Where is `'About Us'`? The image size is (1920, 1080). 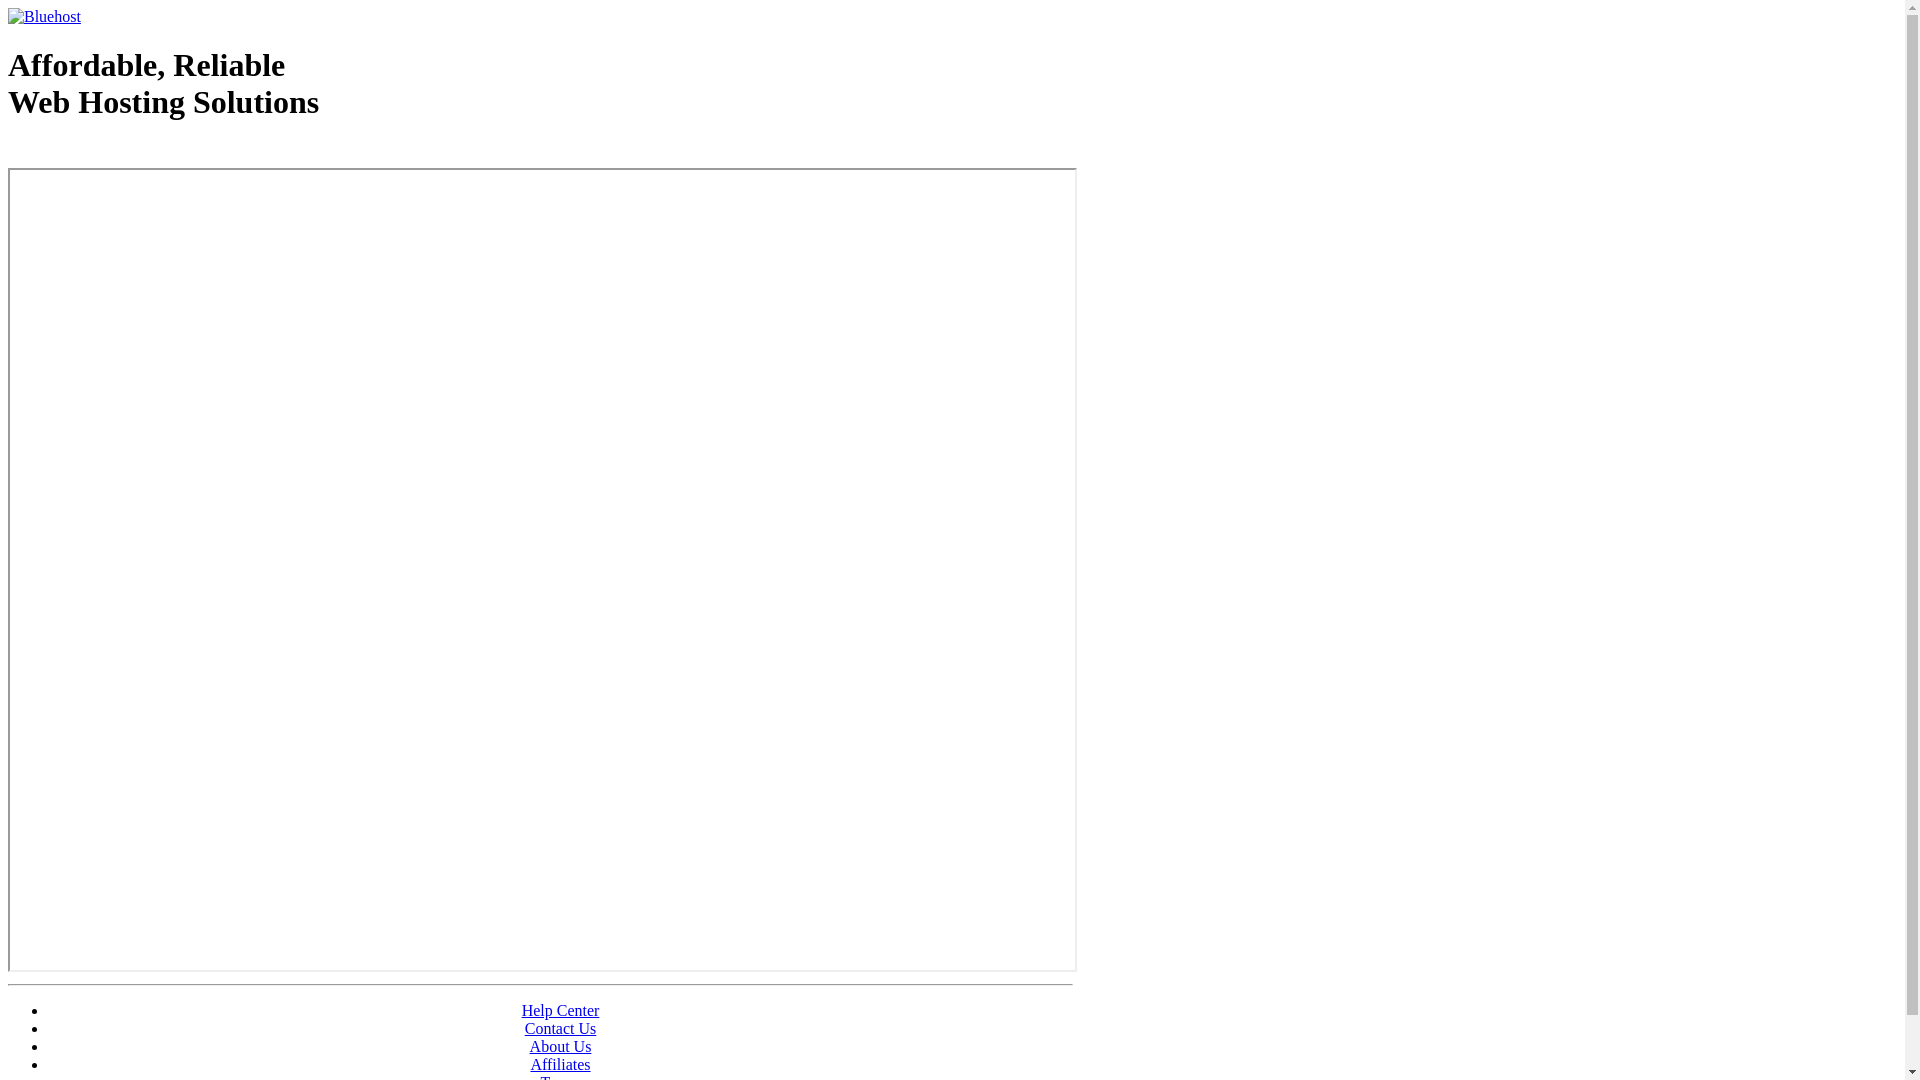
'About Us' is located at coordinates (560, 1045).